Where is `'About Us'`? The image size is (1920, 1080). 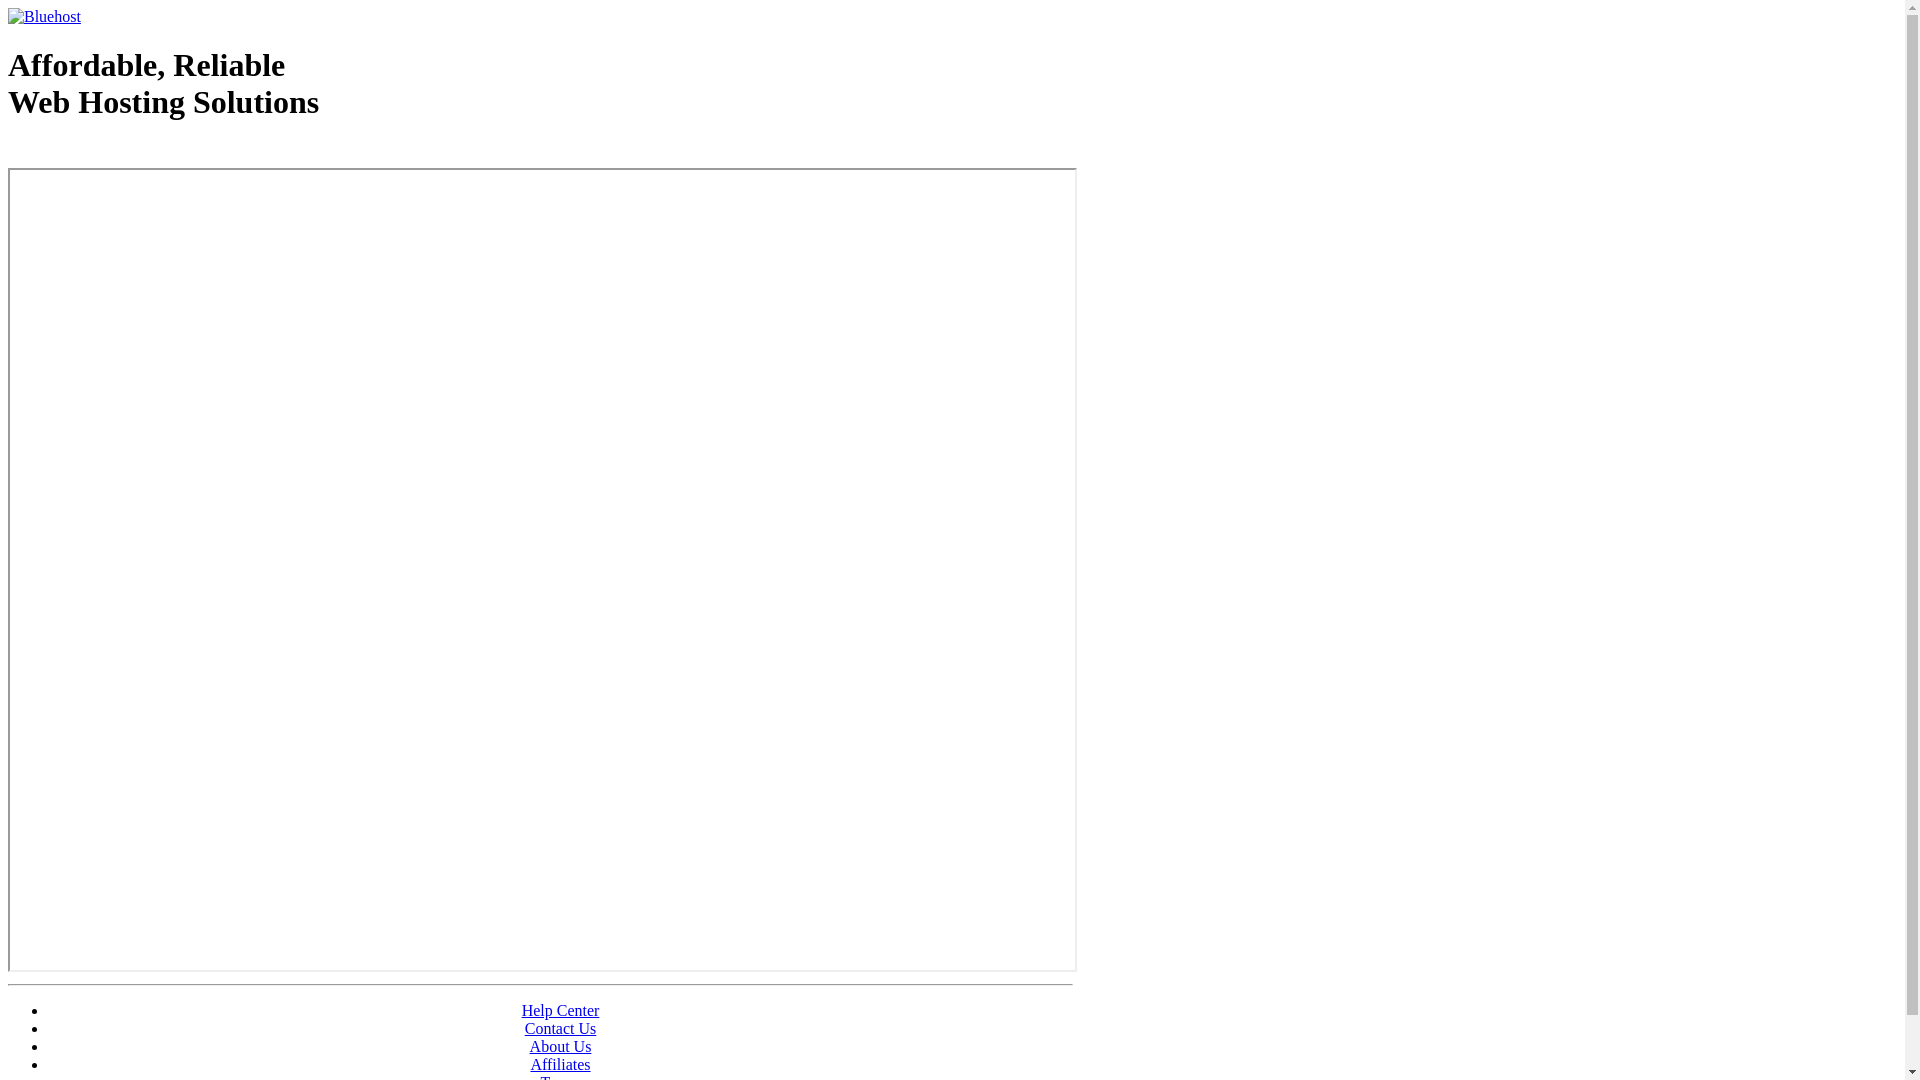
'About Us' is located at coordinates (560, 1045).